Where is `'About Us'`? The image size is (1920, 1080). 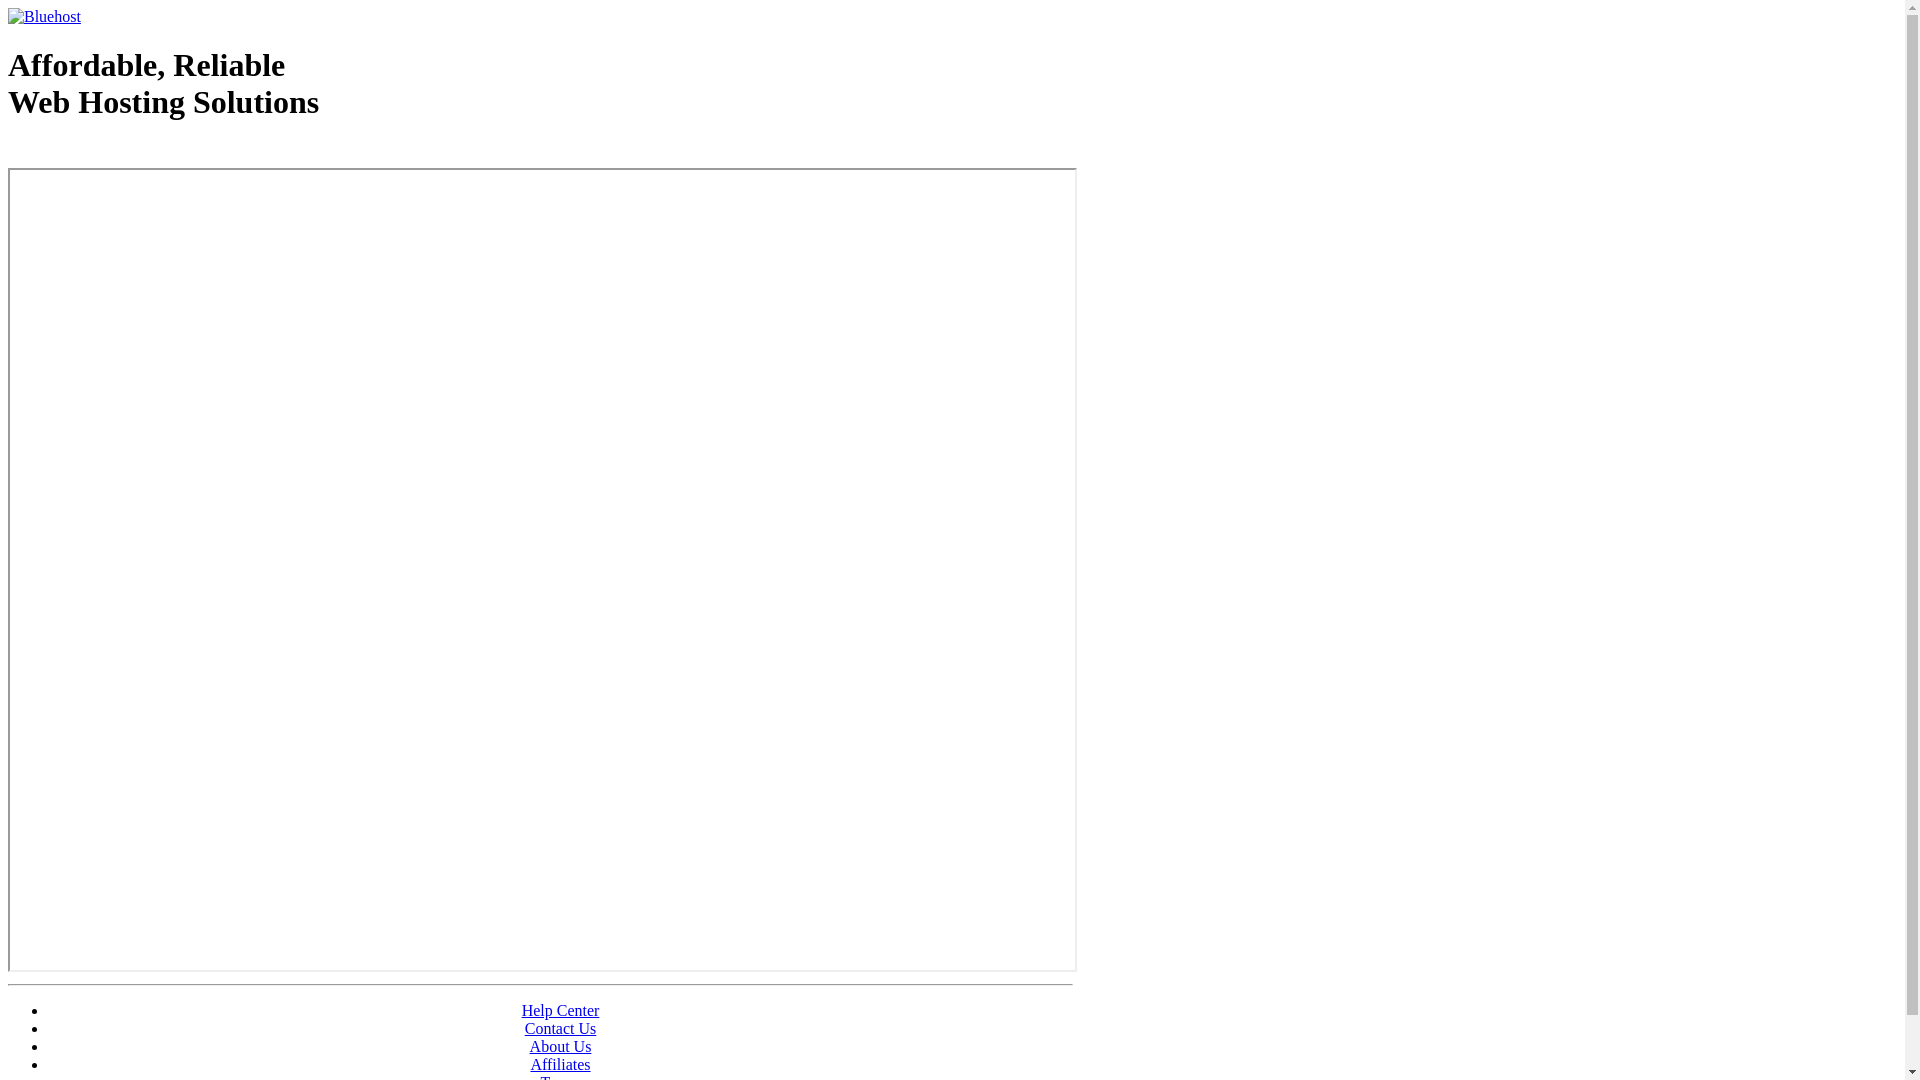
'About Us' is located at coordinates (560, 1045).